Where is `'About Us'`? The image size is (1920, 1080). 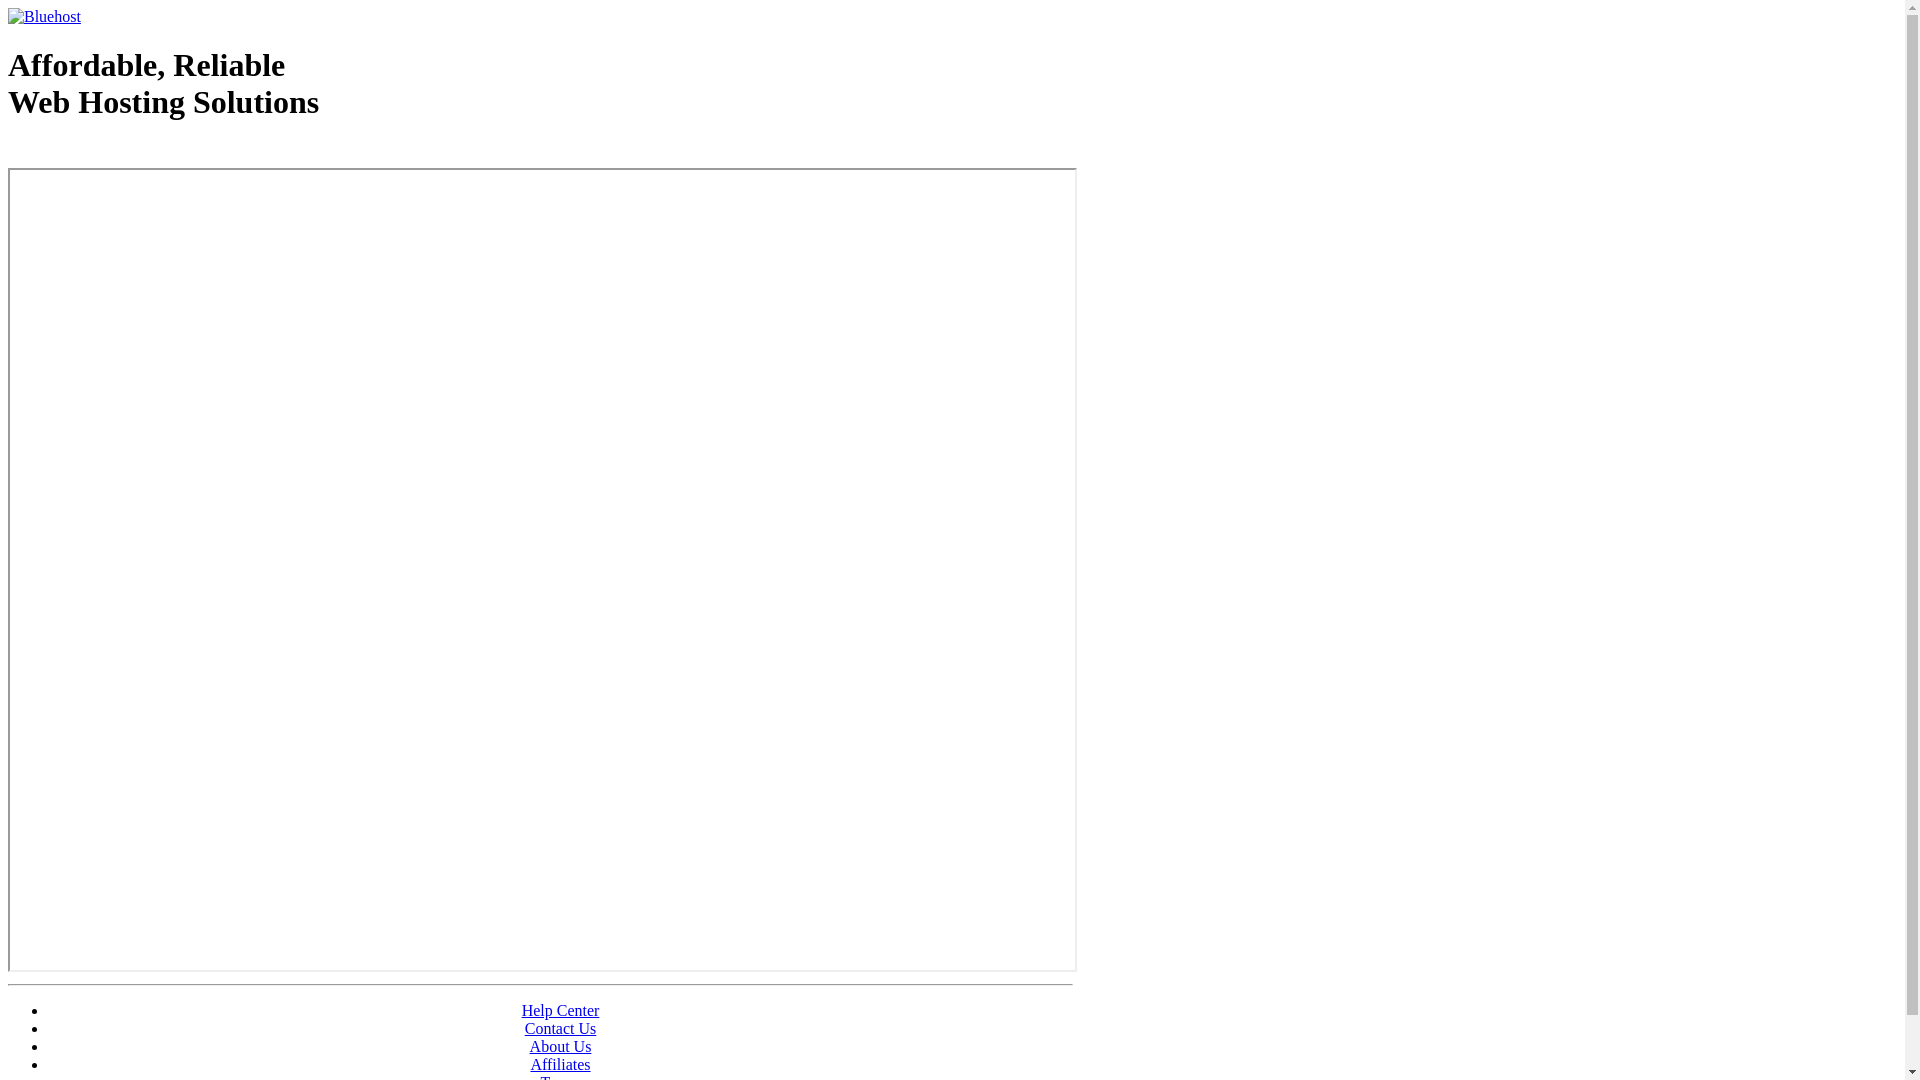
'About Us' is located at coordinates (560, 1045).